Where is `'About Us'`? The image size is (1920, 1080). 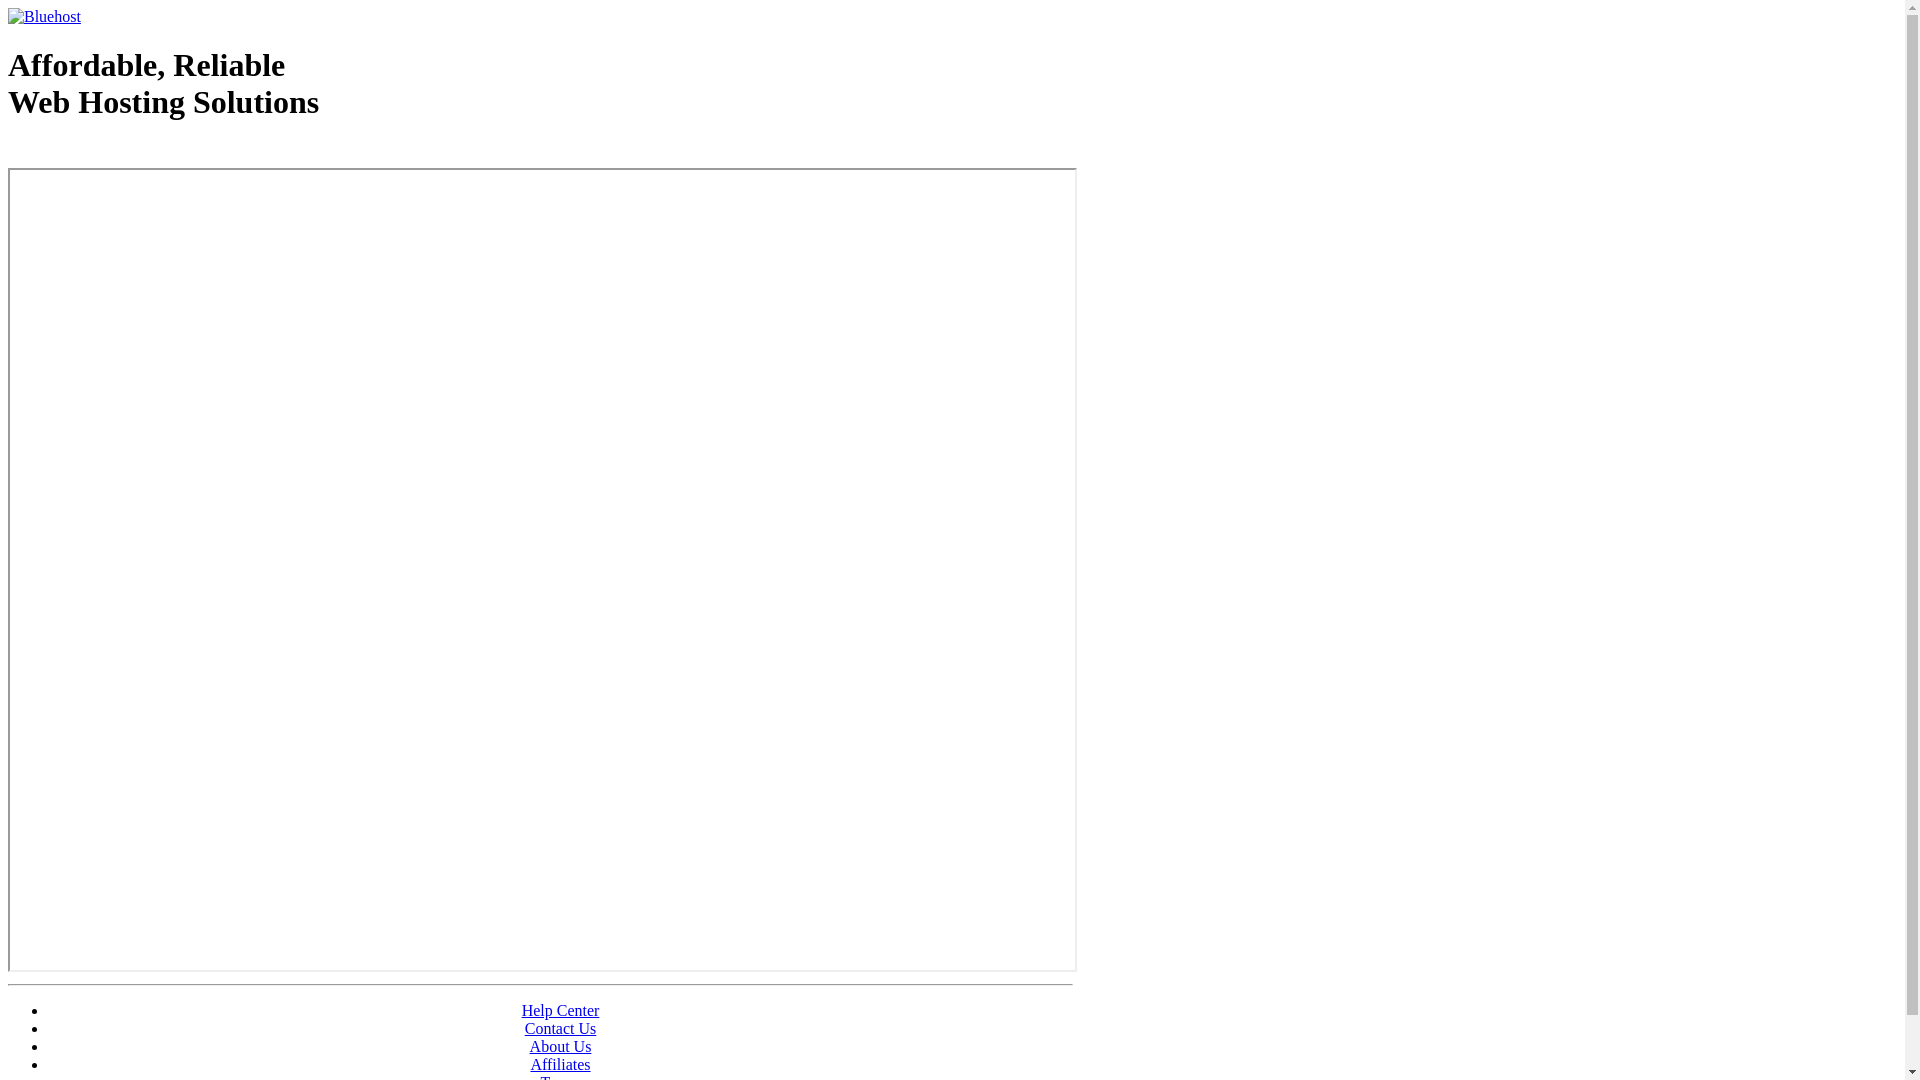
'About Us' is located at coordinates (560, 1045).